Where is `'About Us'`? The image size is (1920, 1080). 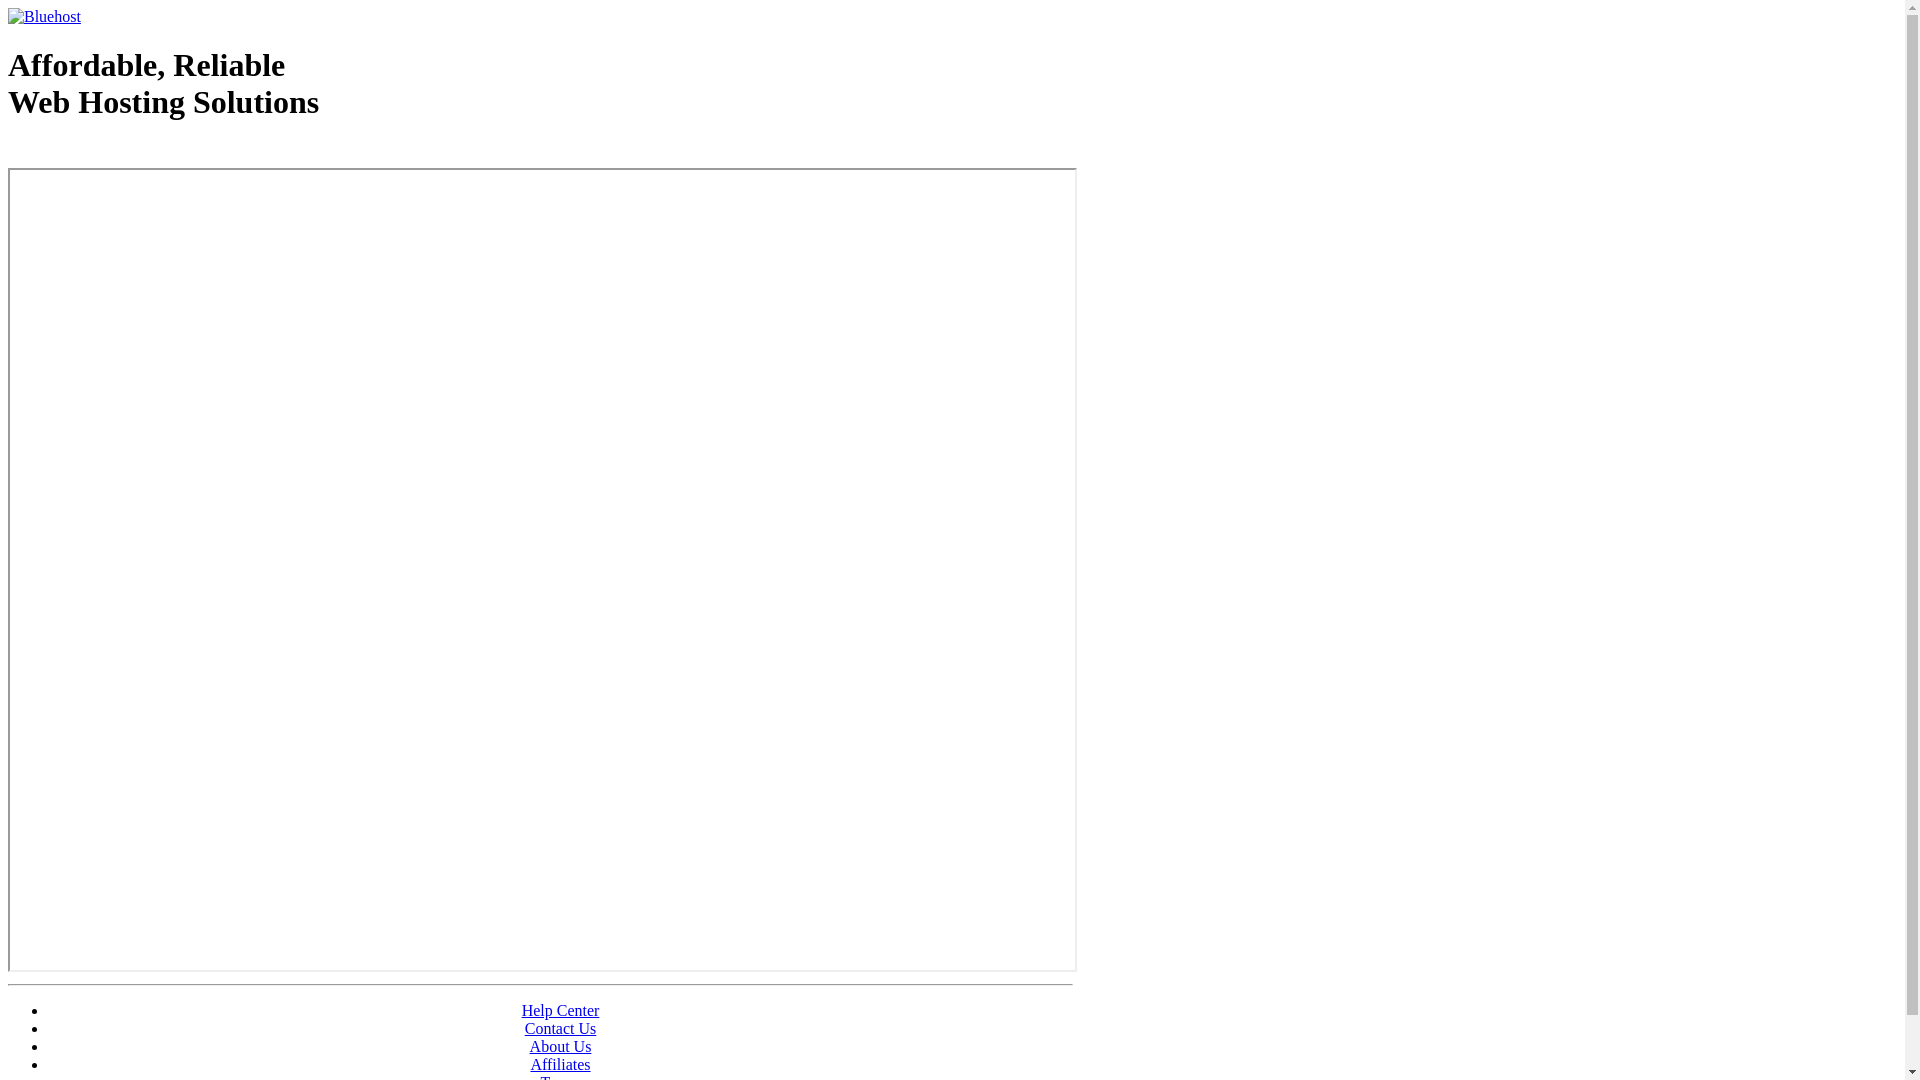
'About Us' is located at coordinates (560, 1045).